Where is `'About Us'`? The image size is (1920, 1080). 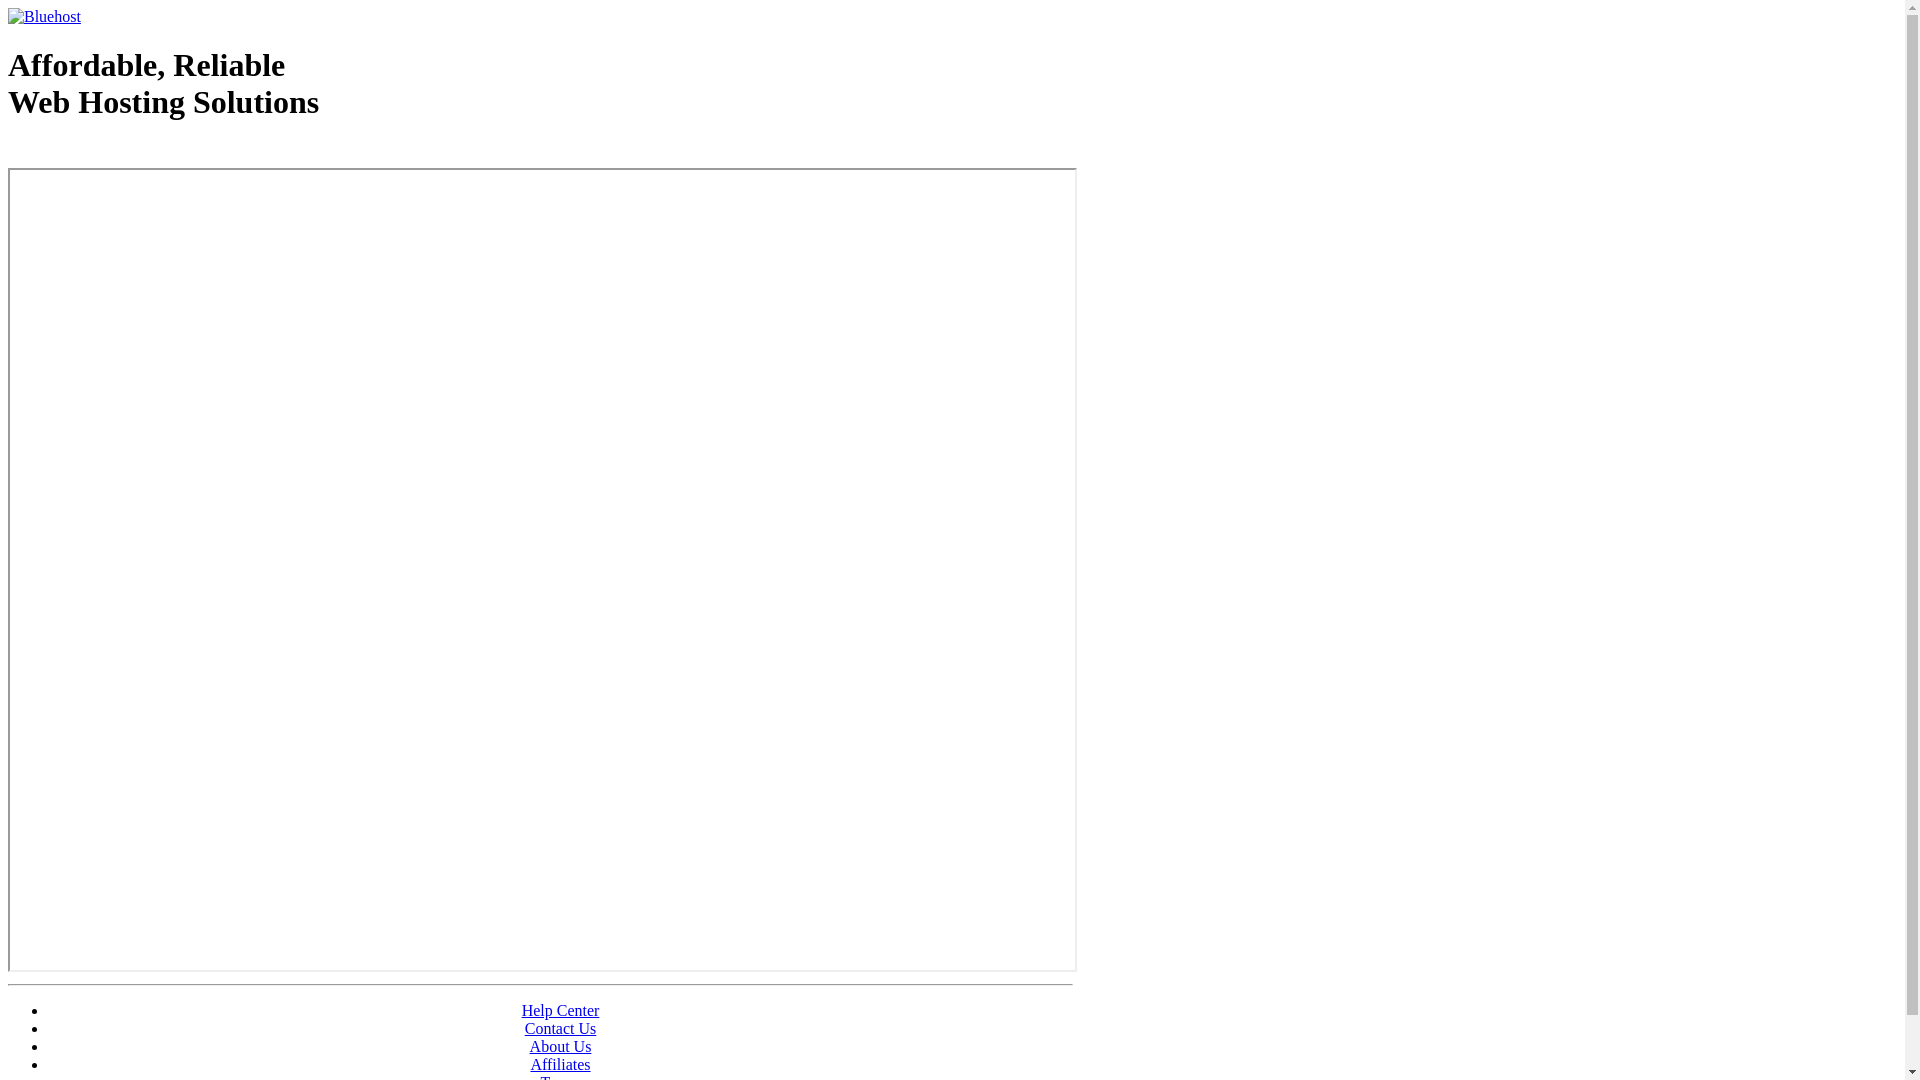
'About Us' is located at coordinates (560, 1045).